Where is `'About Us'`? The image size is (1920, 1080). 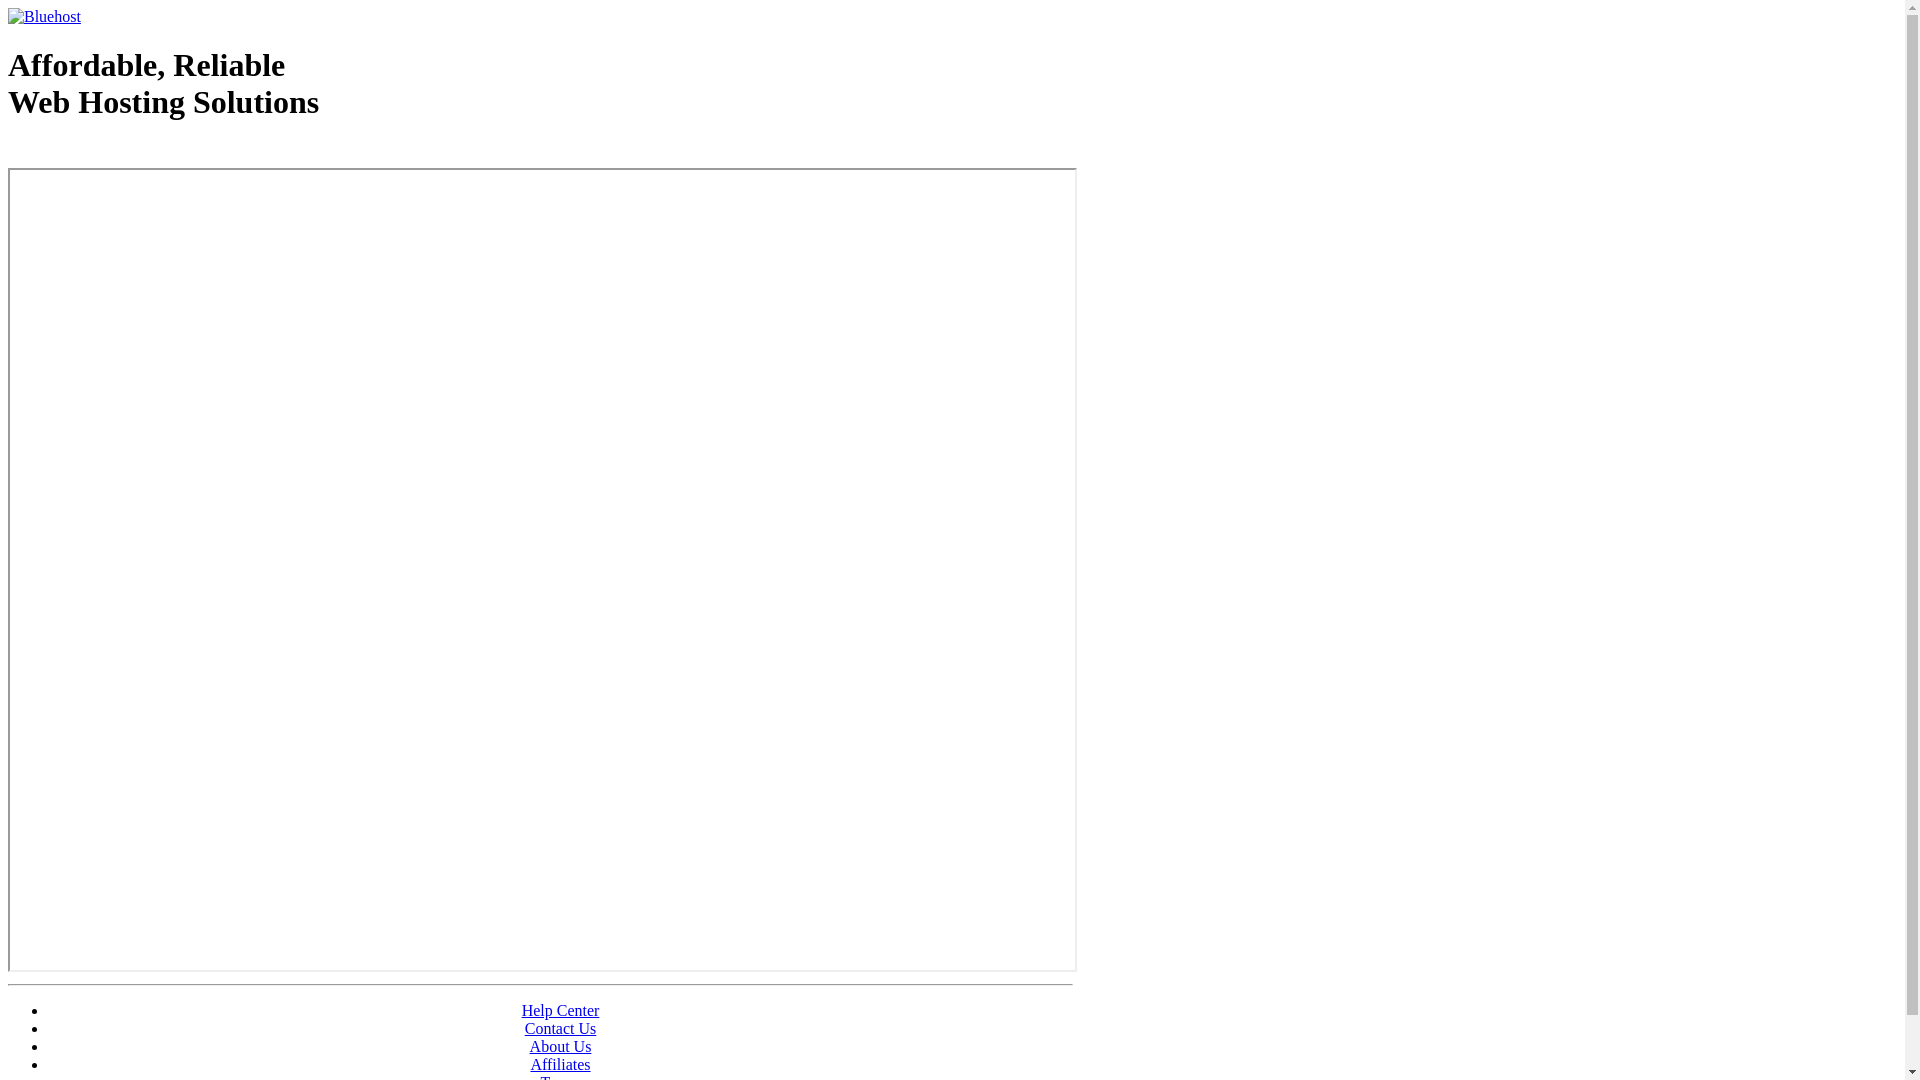
'About Us' is located at coordinates (560, 1045).